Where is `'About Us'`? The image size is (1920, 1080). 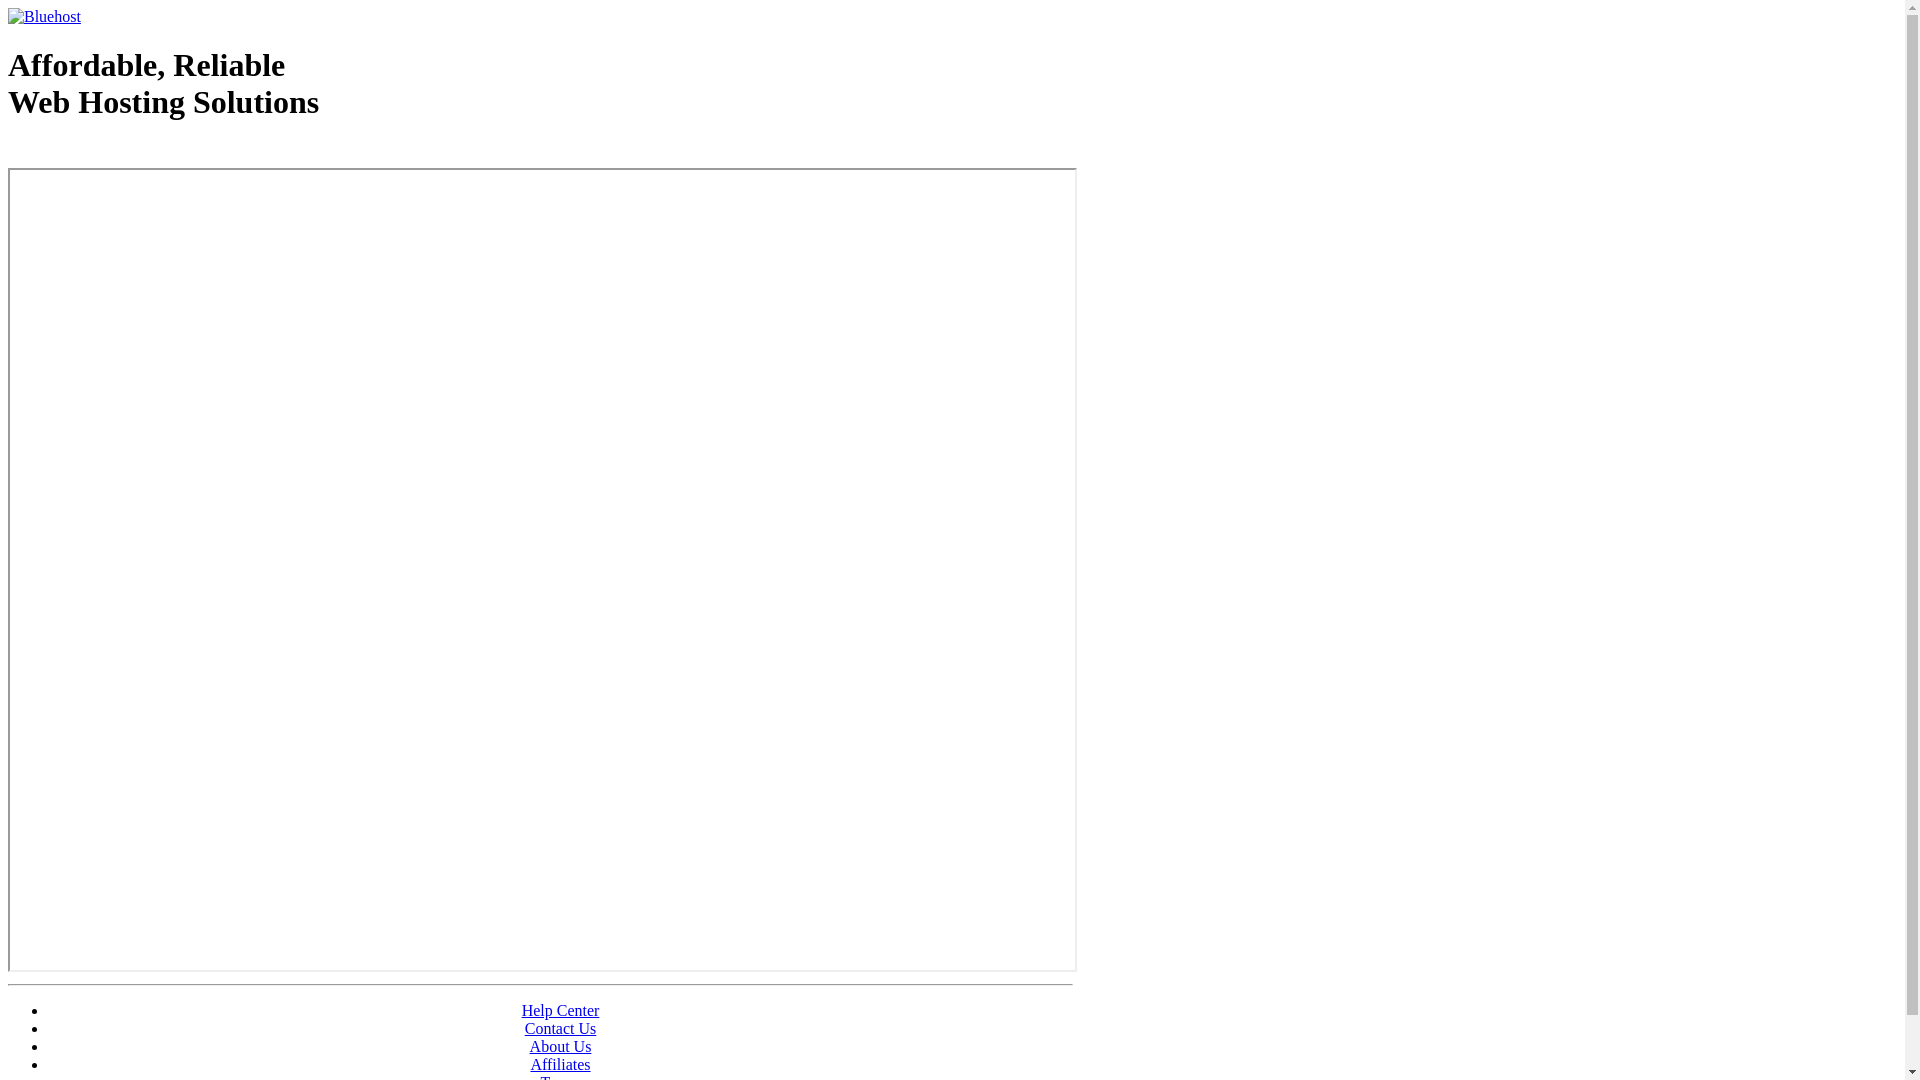
'About Us' is located at coordinates (560, 1045).